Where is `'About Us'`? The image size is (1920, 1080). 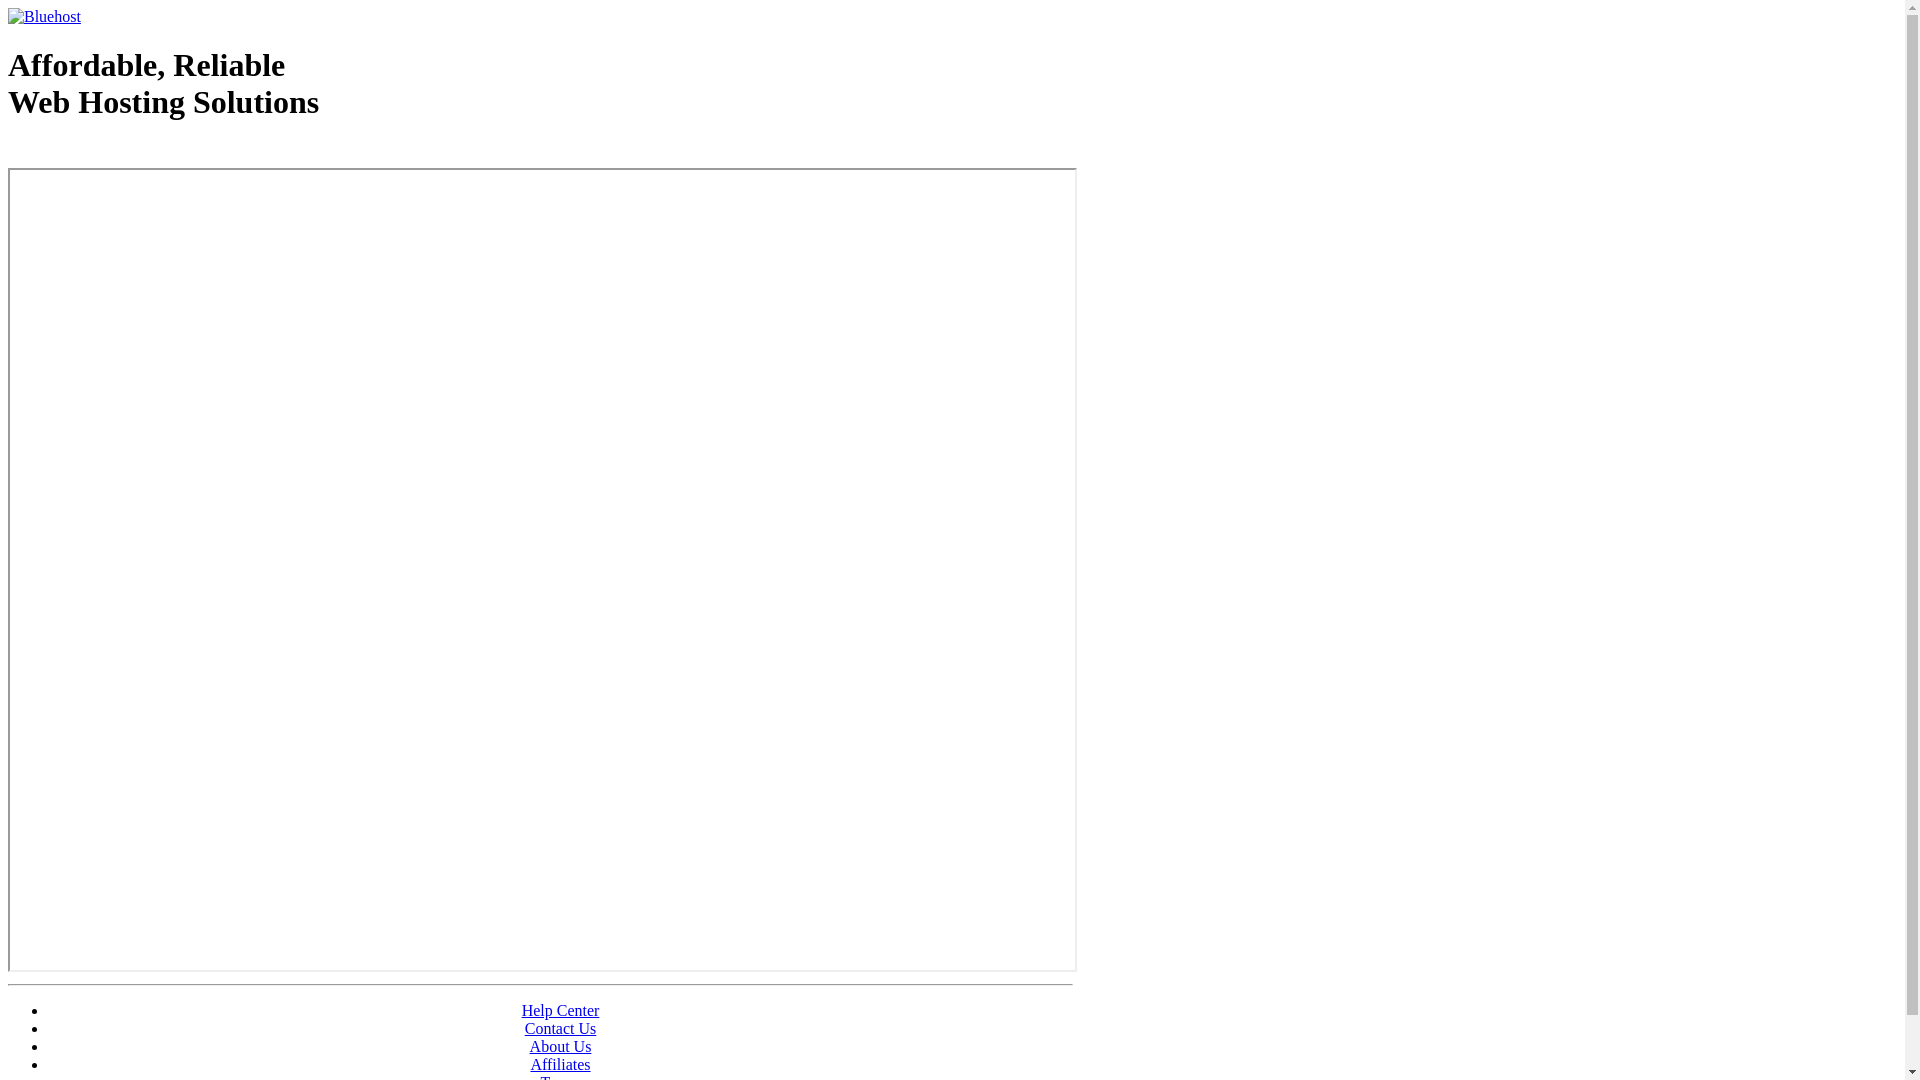
'About Us' is located at coordinates (560, 1045).